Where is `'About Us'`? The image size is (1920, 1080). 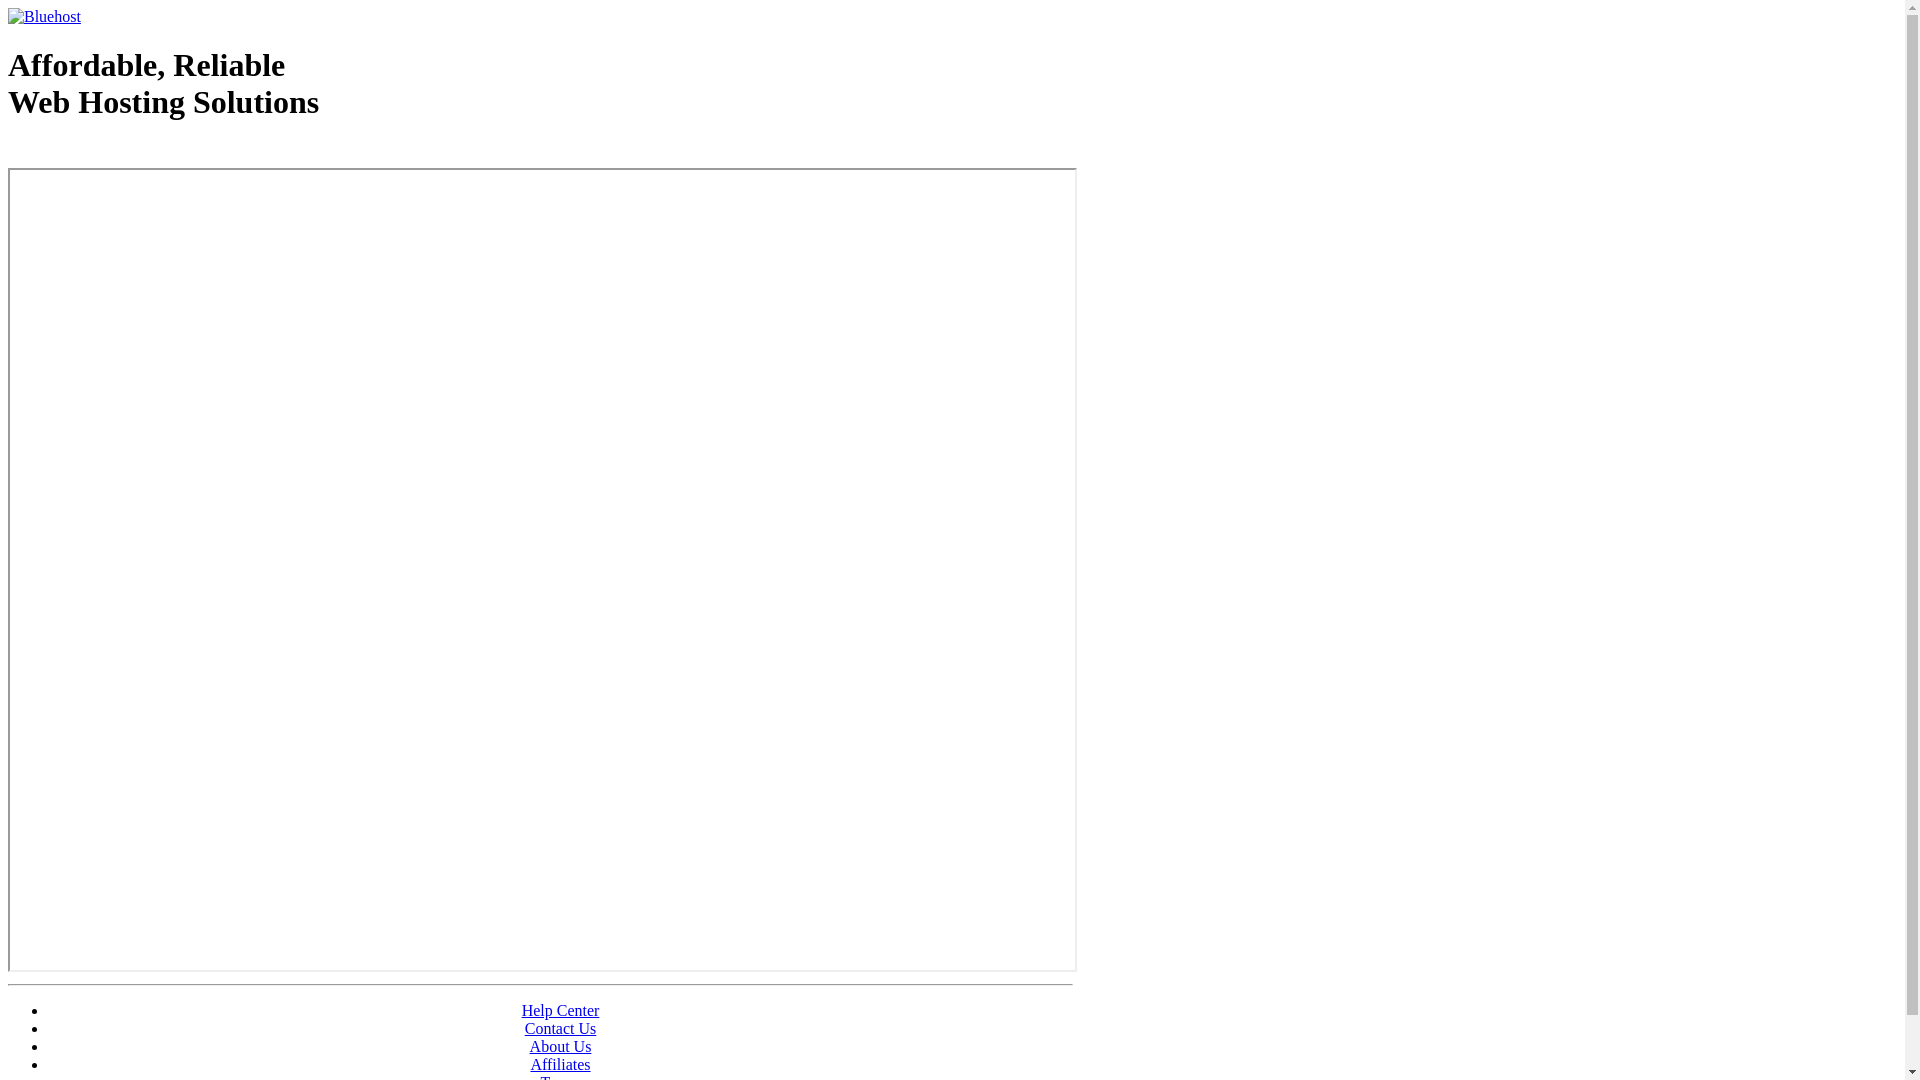
'About Us' is located at coordinates (560, 1045).